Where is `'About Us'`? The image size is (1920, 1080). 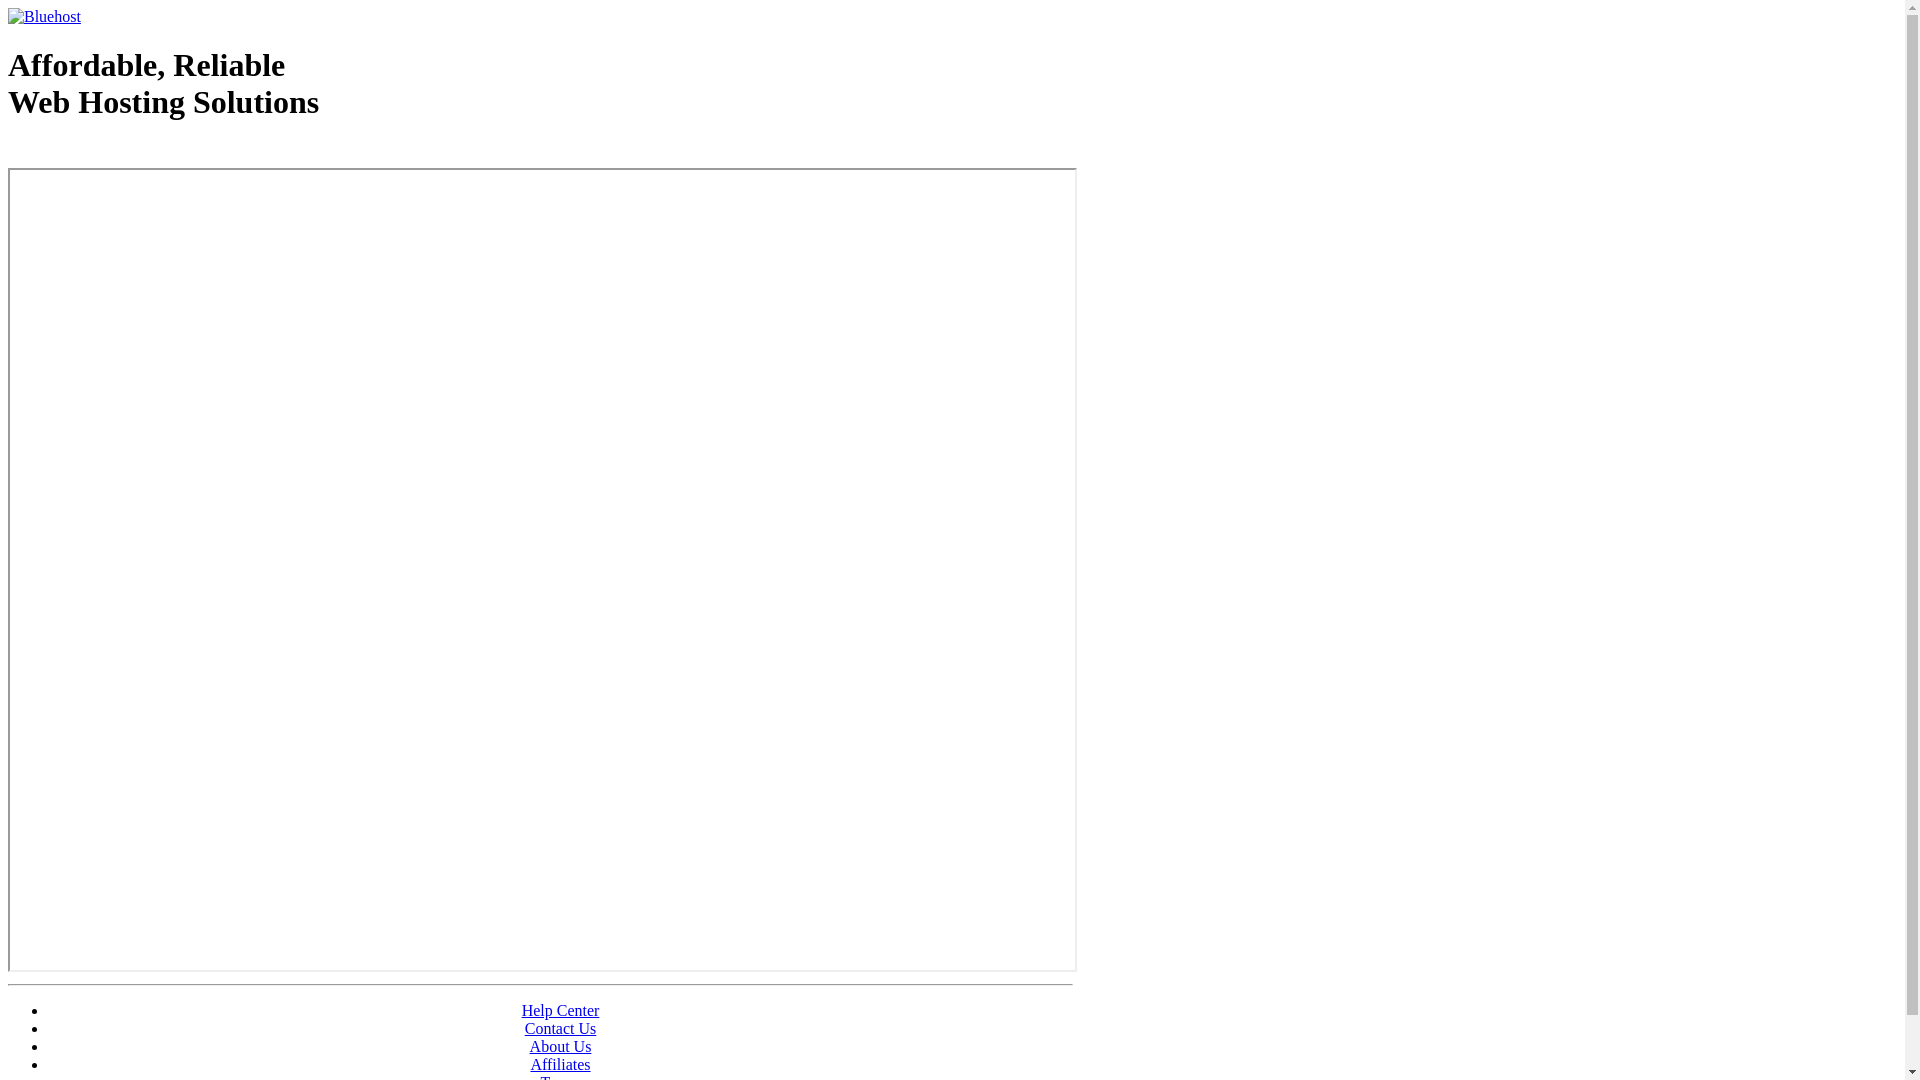
'About Us' is located at coordinates (560, 1045).